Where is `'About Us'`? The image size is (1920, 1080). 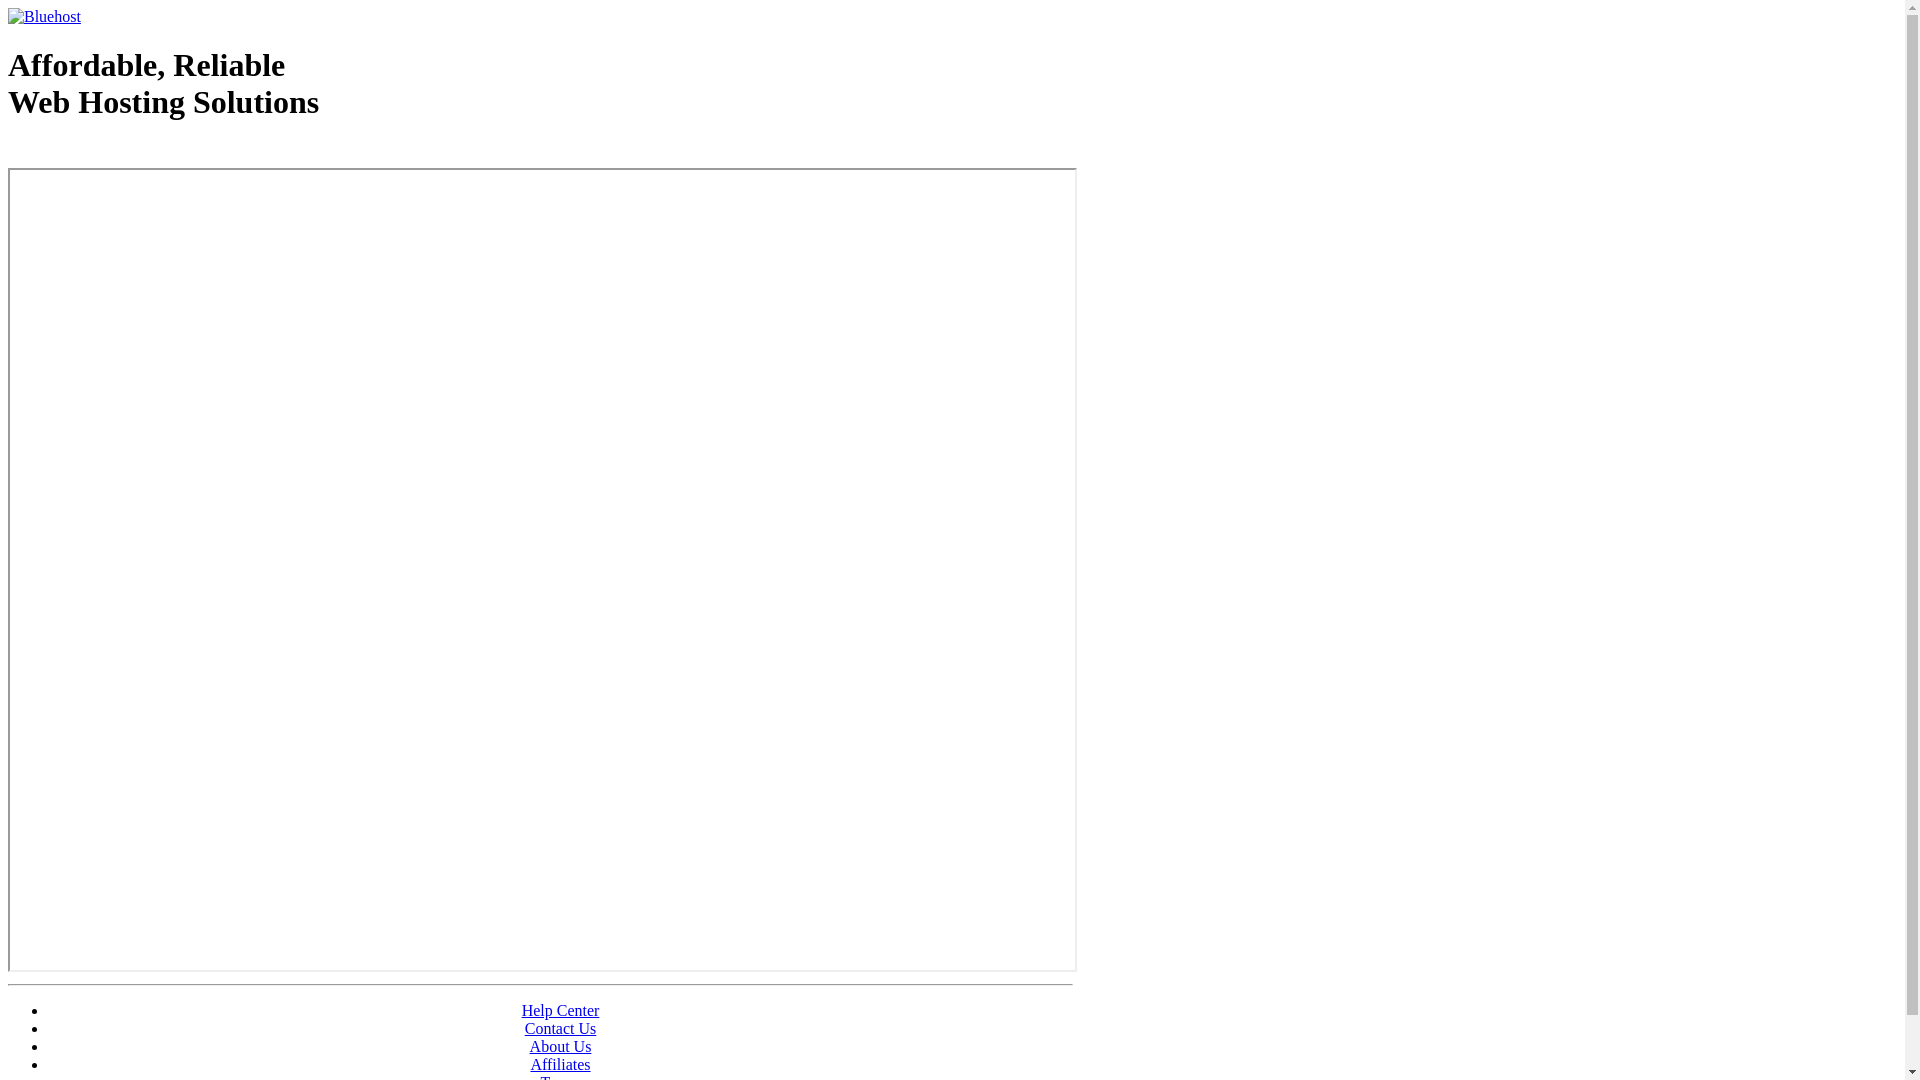
'About Us' is located at coordinates (560, 1045).